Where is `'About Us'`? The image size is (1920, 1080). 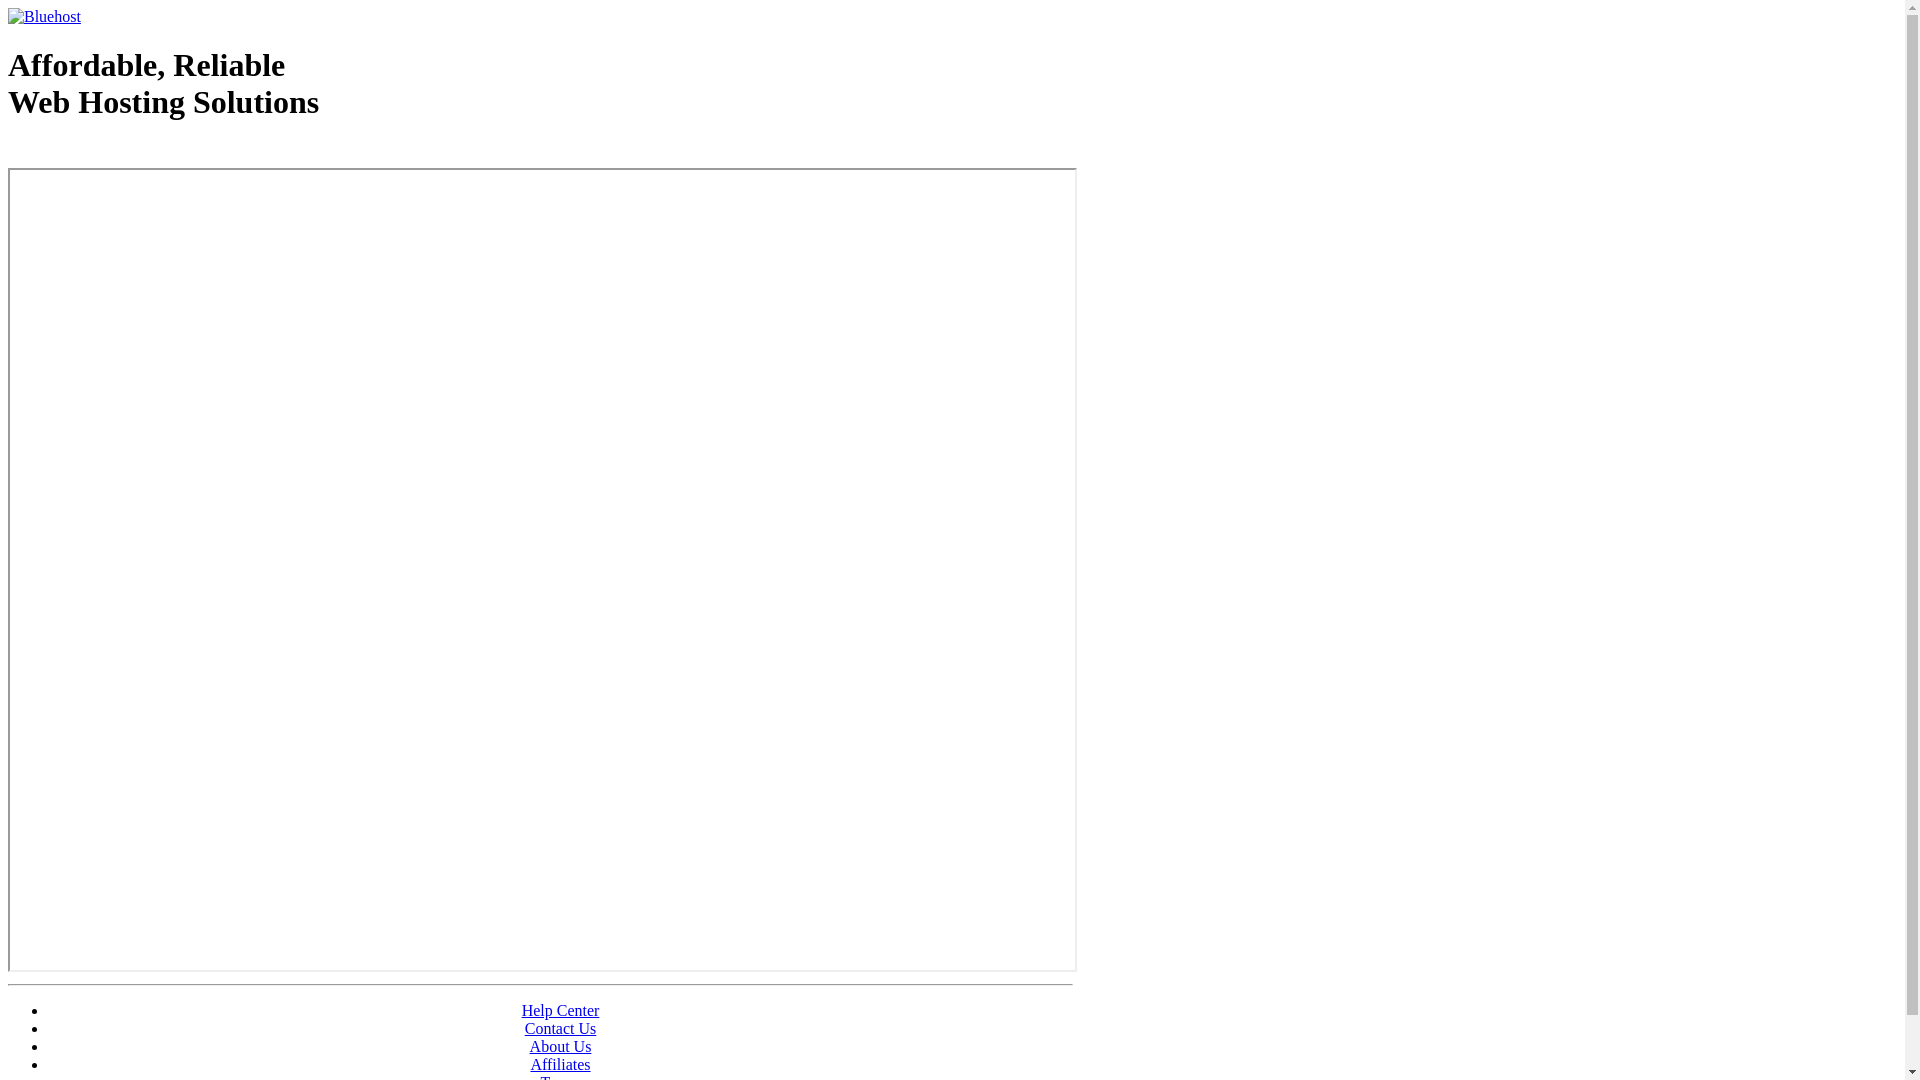
'About Us' is located at coordinates (560, 1045).